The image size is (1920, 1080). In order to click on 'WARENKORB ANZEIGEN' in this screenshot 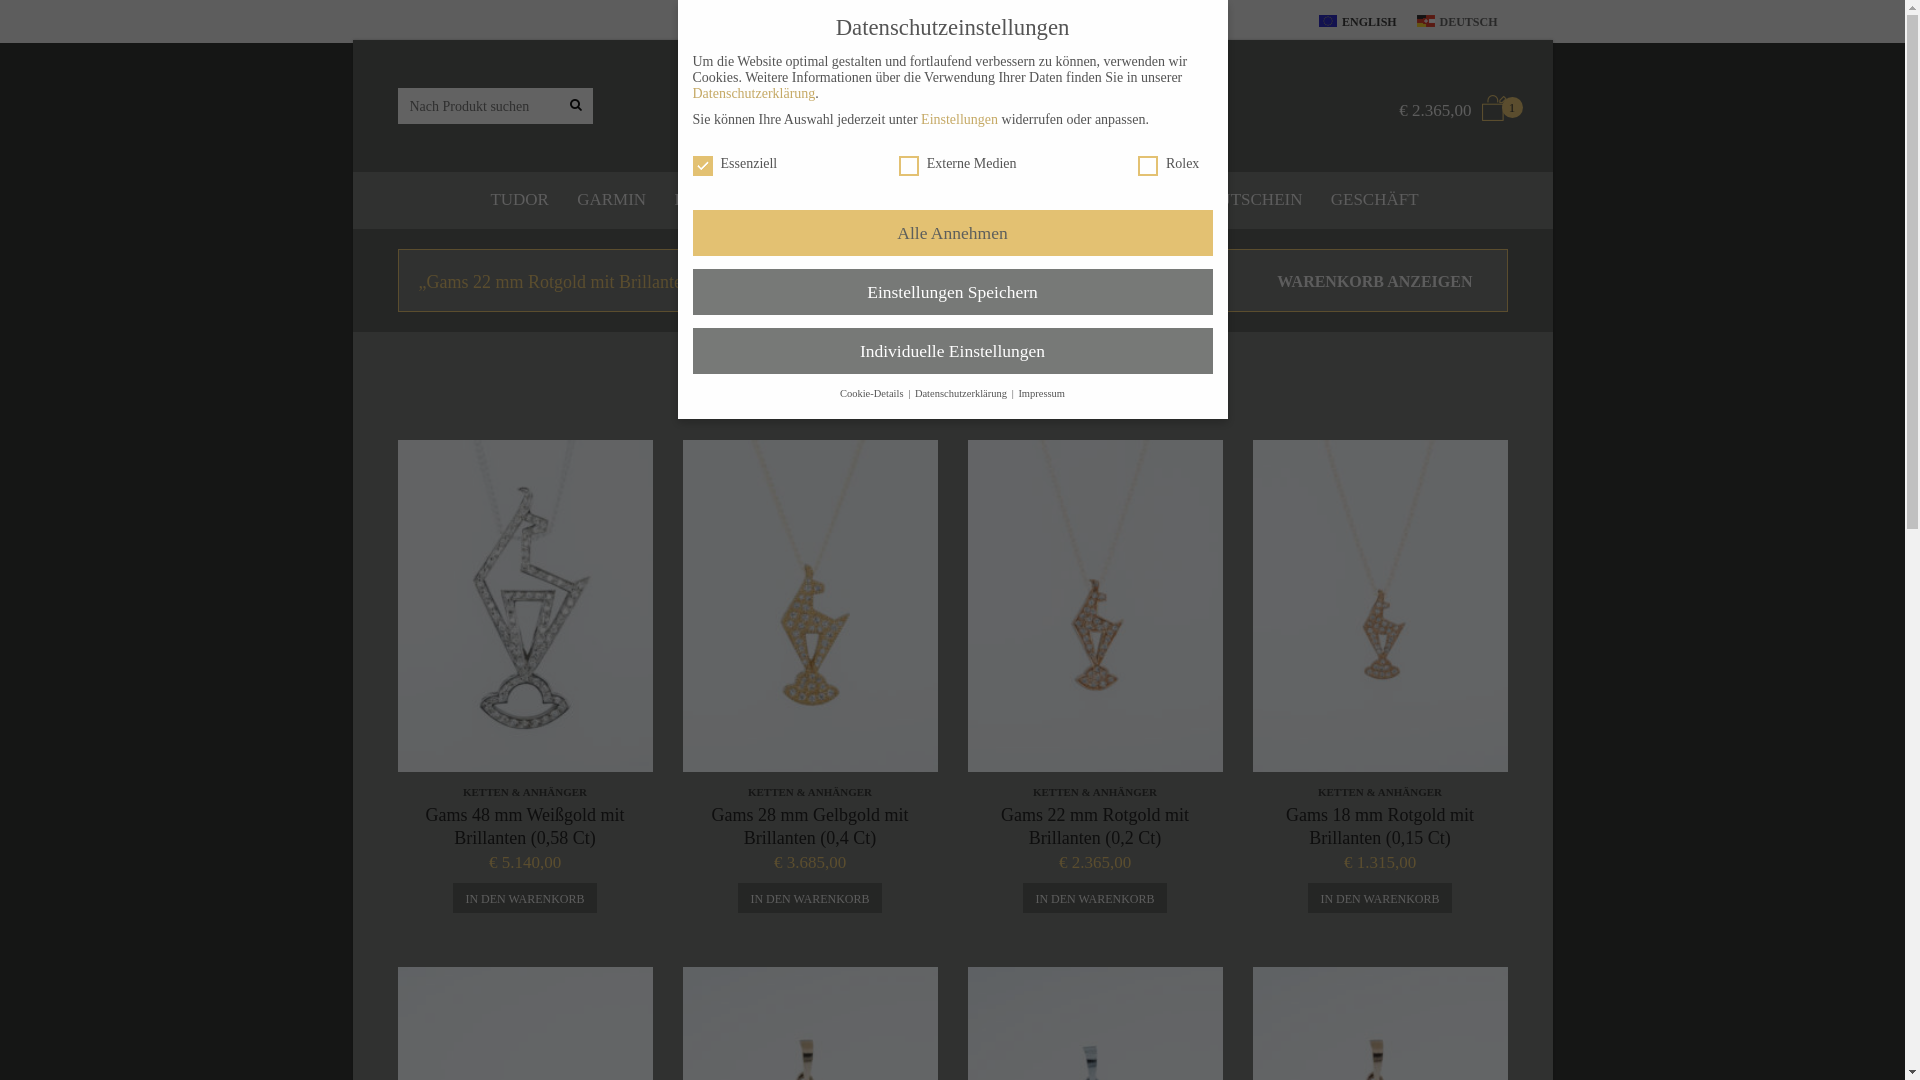, I will do `click(1373, 281)`.